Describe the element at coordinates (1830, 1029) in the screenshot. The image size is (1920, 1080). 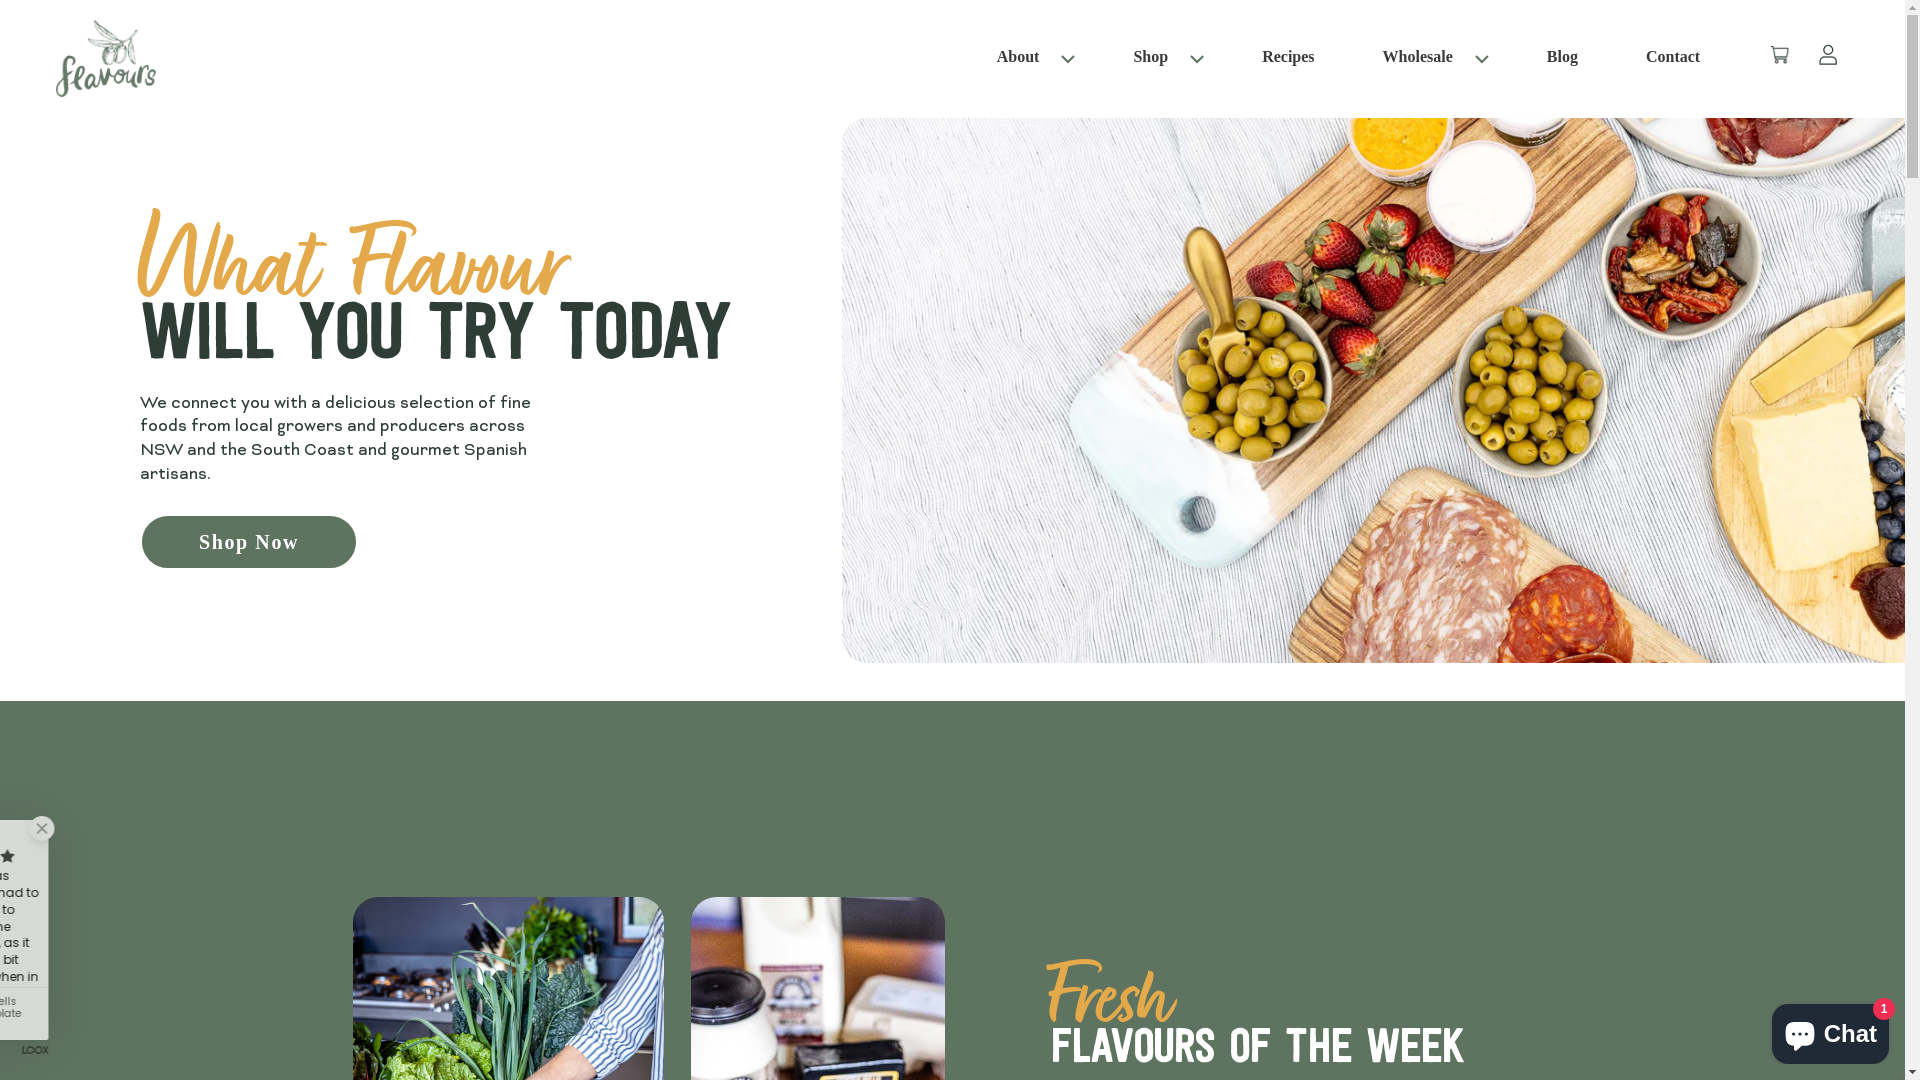
I see `'Shopify online store chat'` at that location.